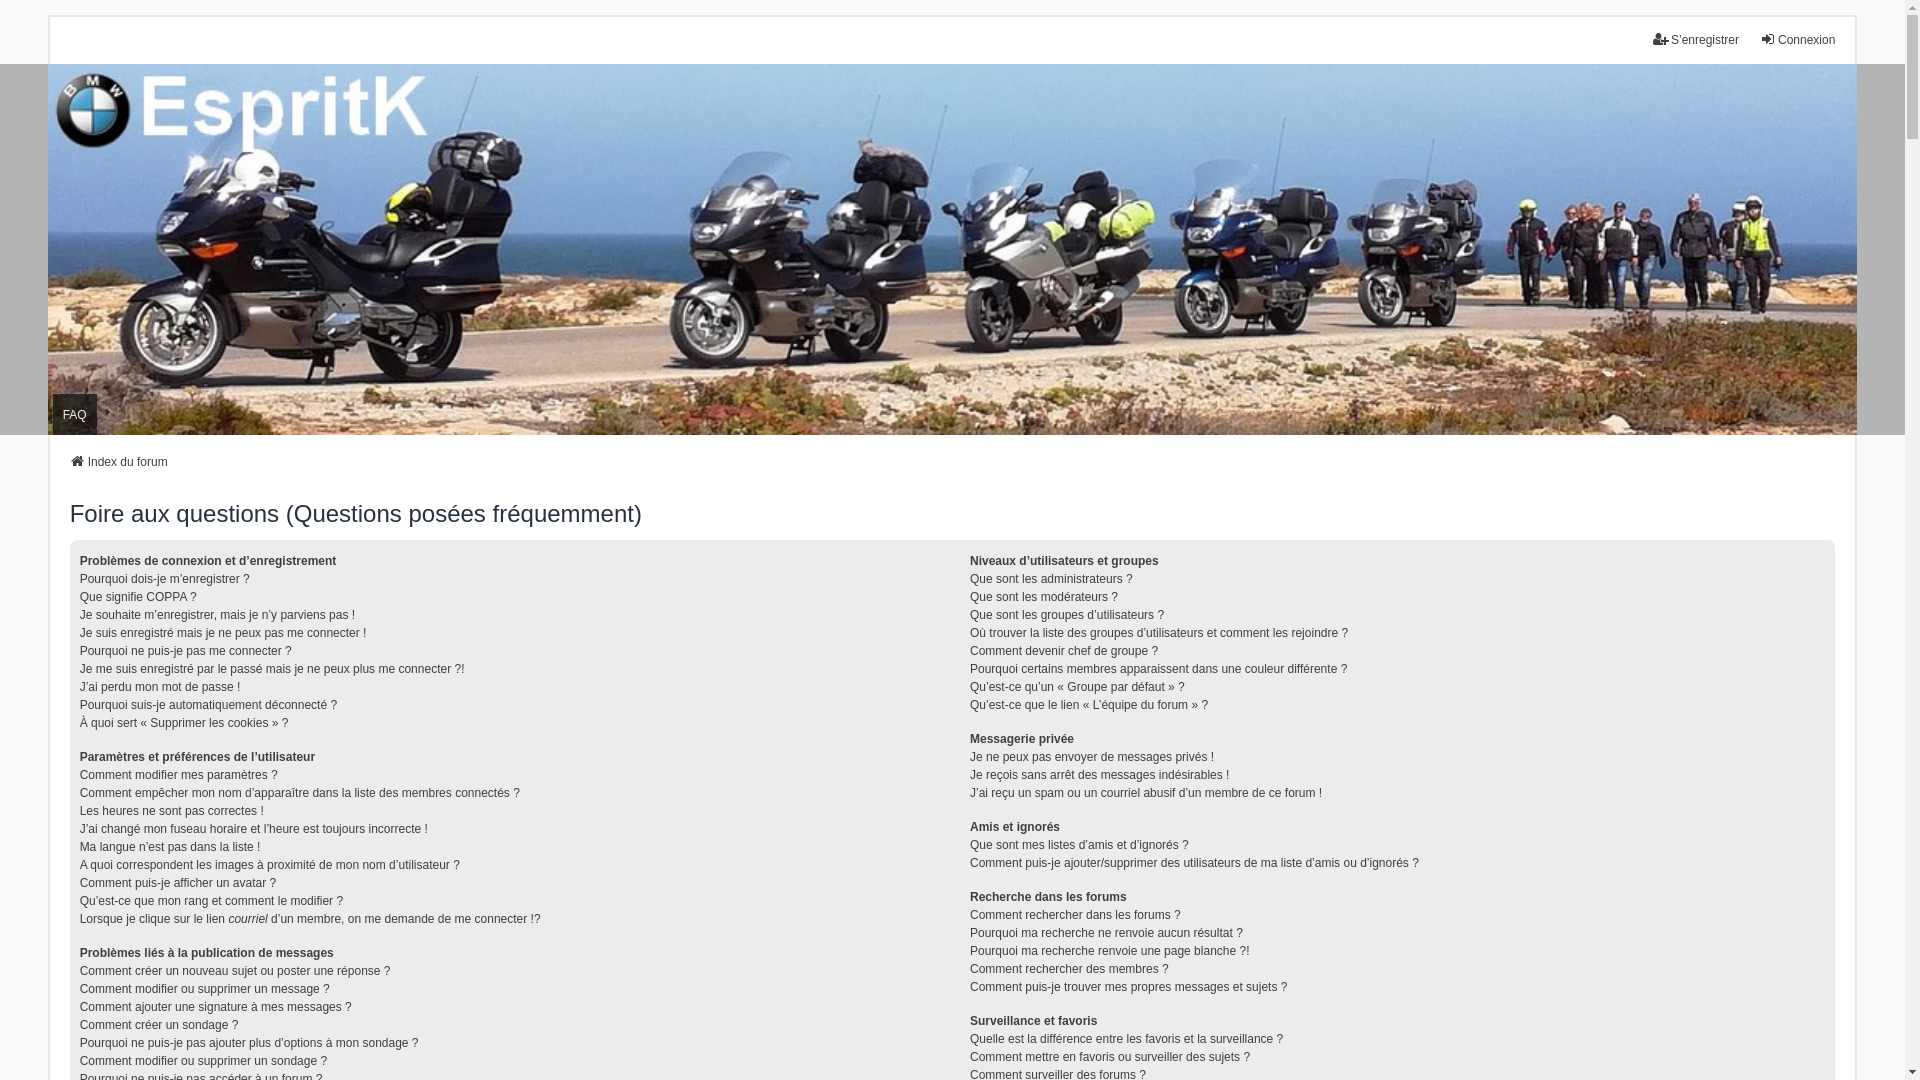 This screenshot has width=1920, height=1080. Describe the element at coordinates (1108, 950) in the screenshot. I see `'Pourquoi ma recherche renvoie une page blanche ?!'` at that location.